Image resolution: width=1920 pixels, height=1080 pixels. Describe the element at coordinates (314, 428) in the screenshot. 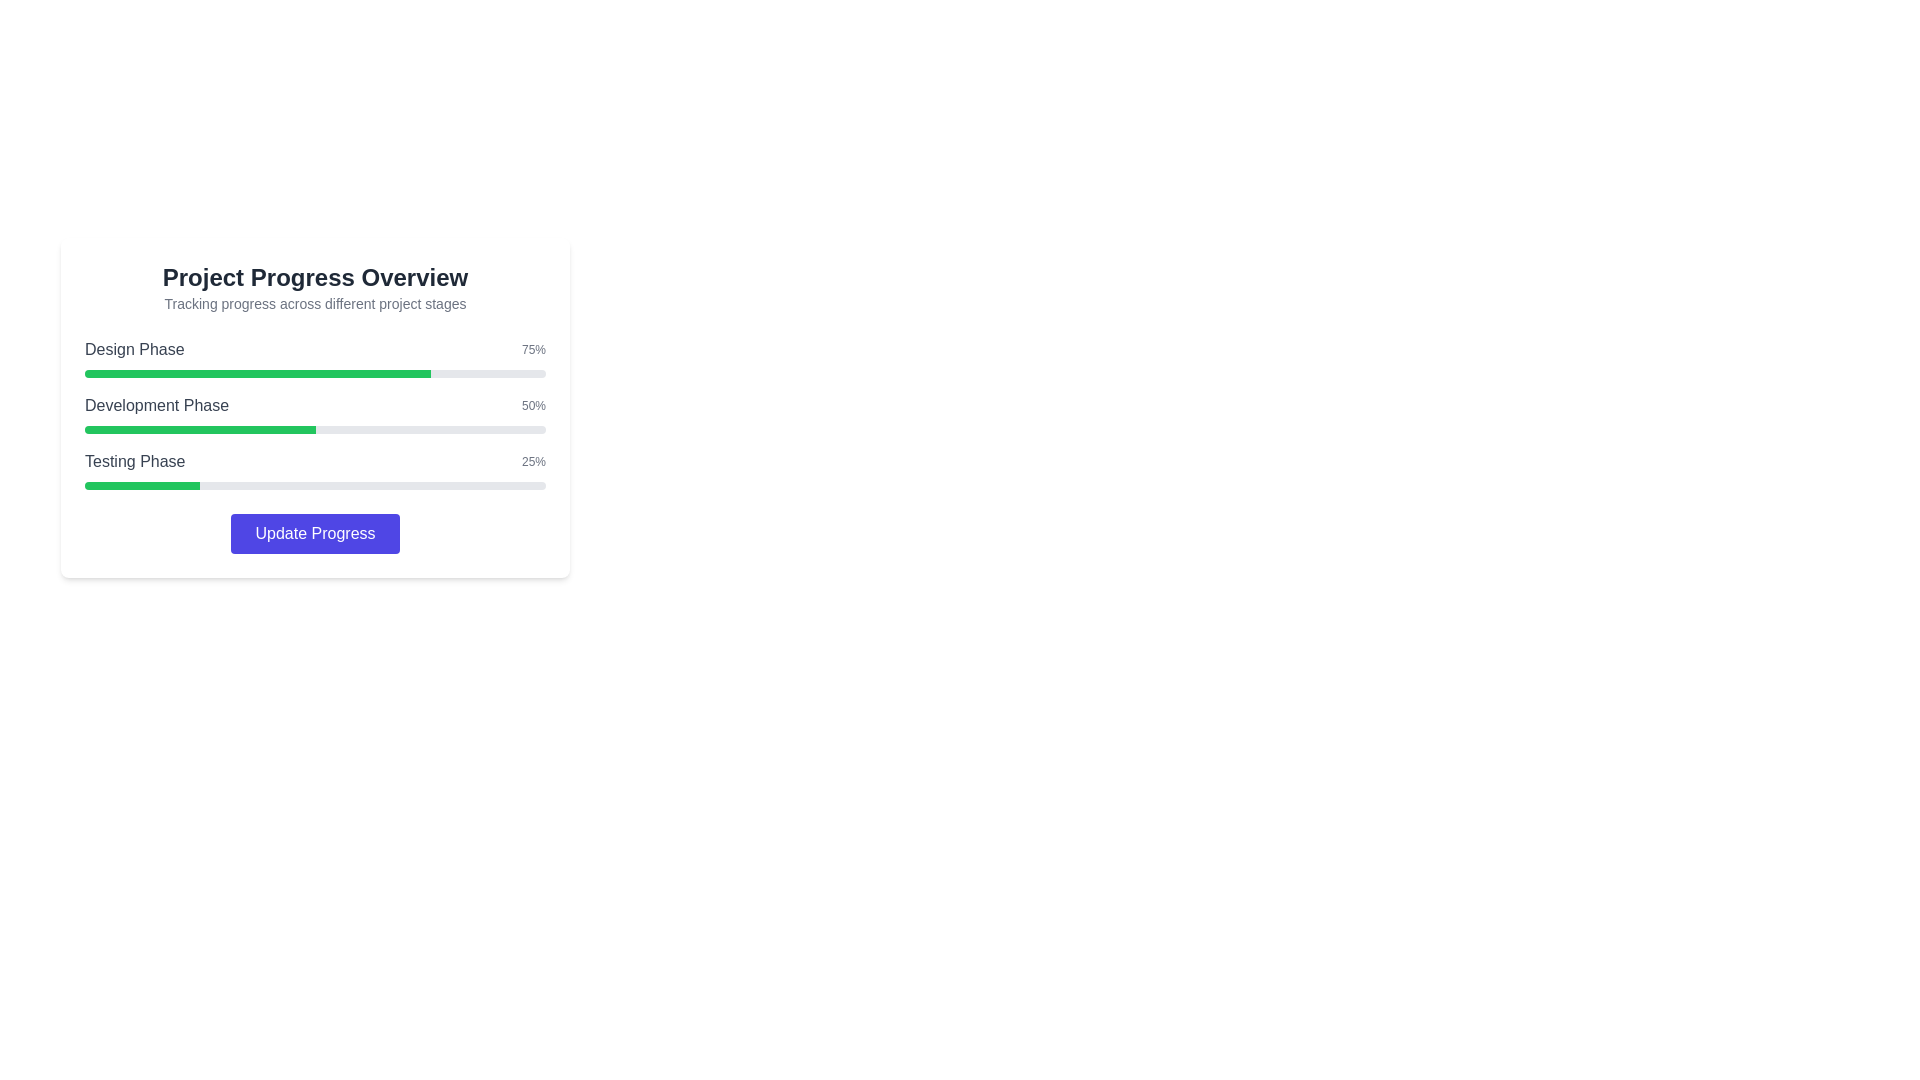

I see `the second progress bar located below the title 'Development Phase' and above the value '50%', which visually represents 50% progress with a gray background and a green-filled portion` at that location.